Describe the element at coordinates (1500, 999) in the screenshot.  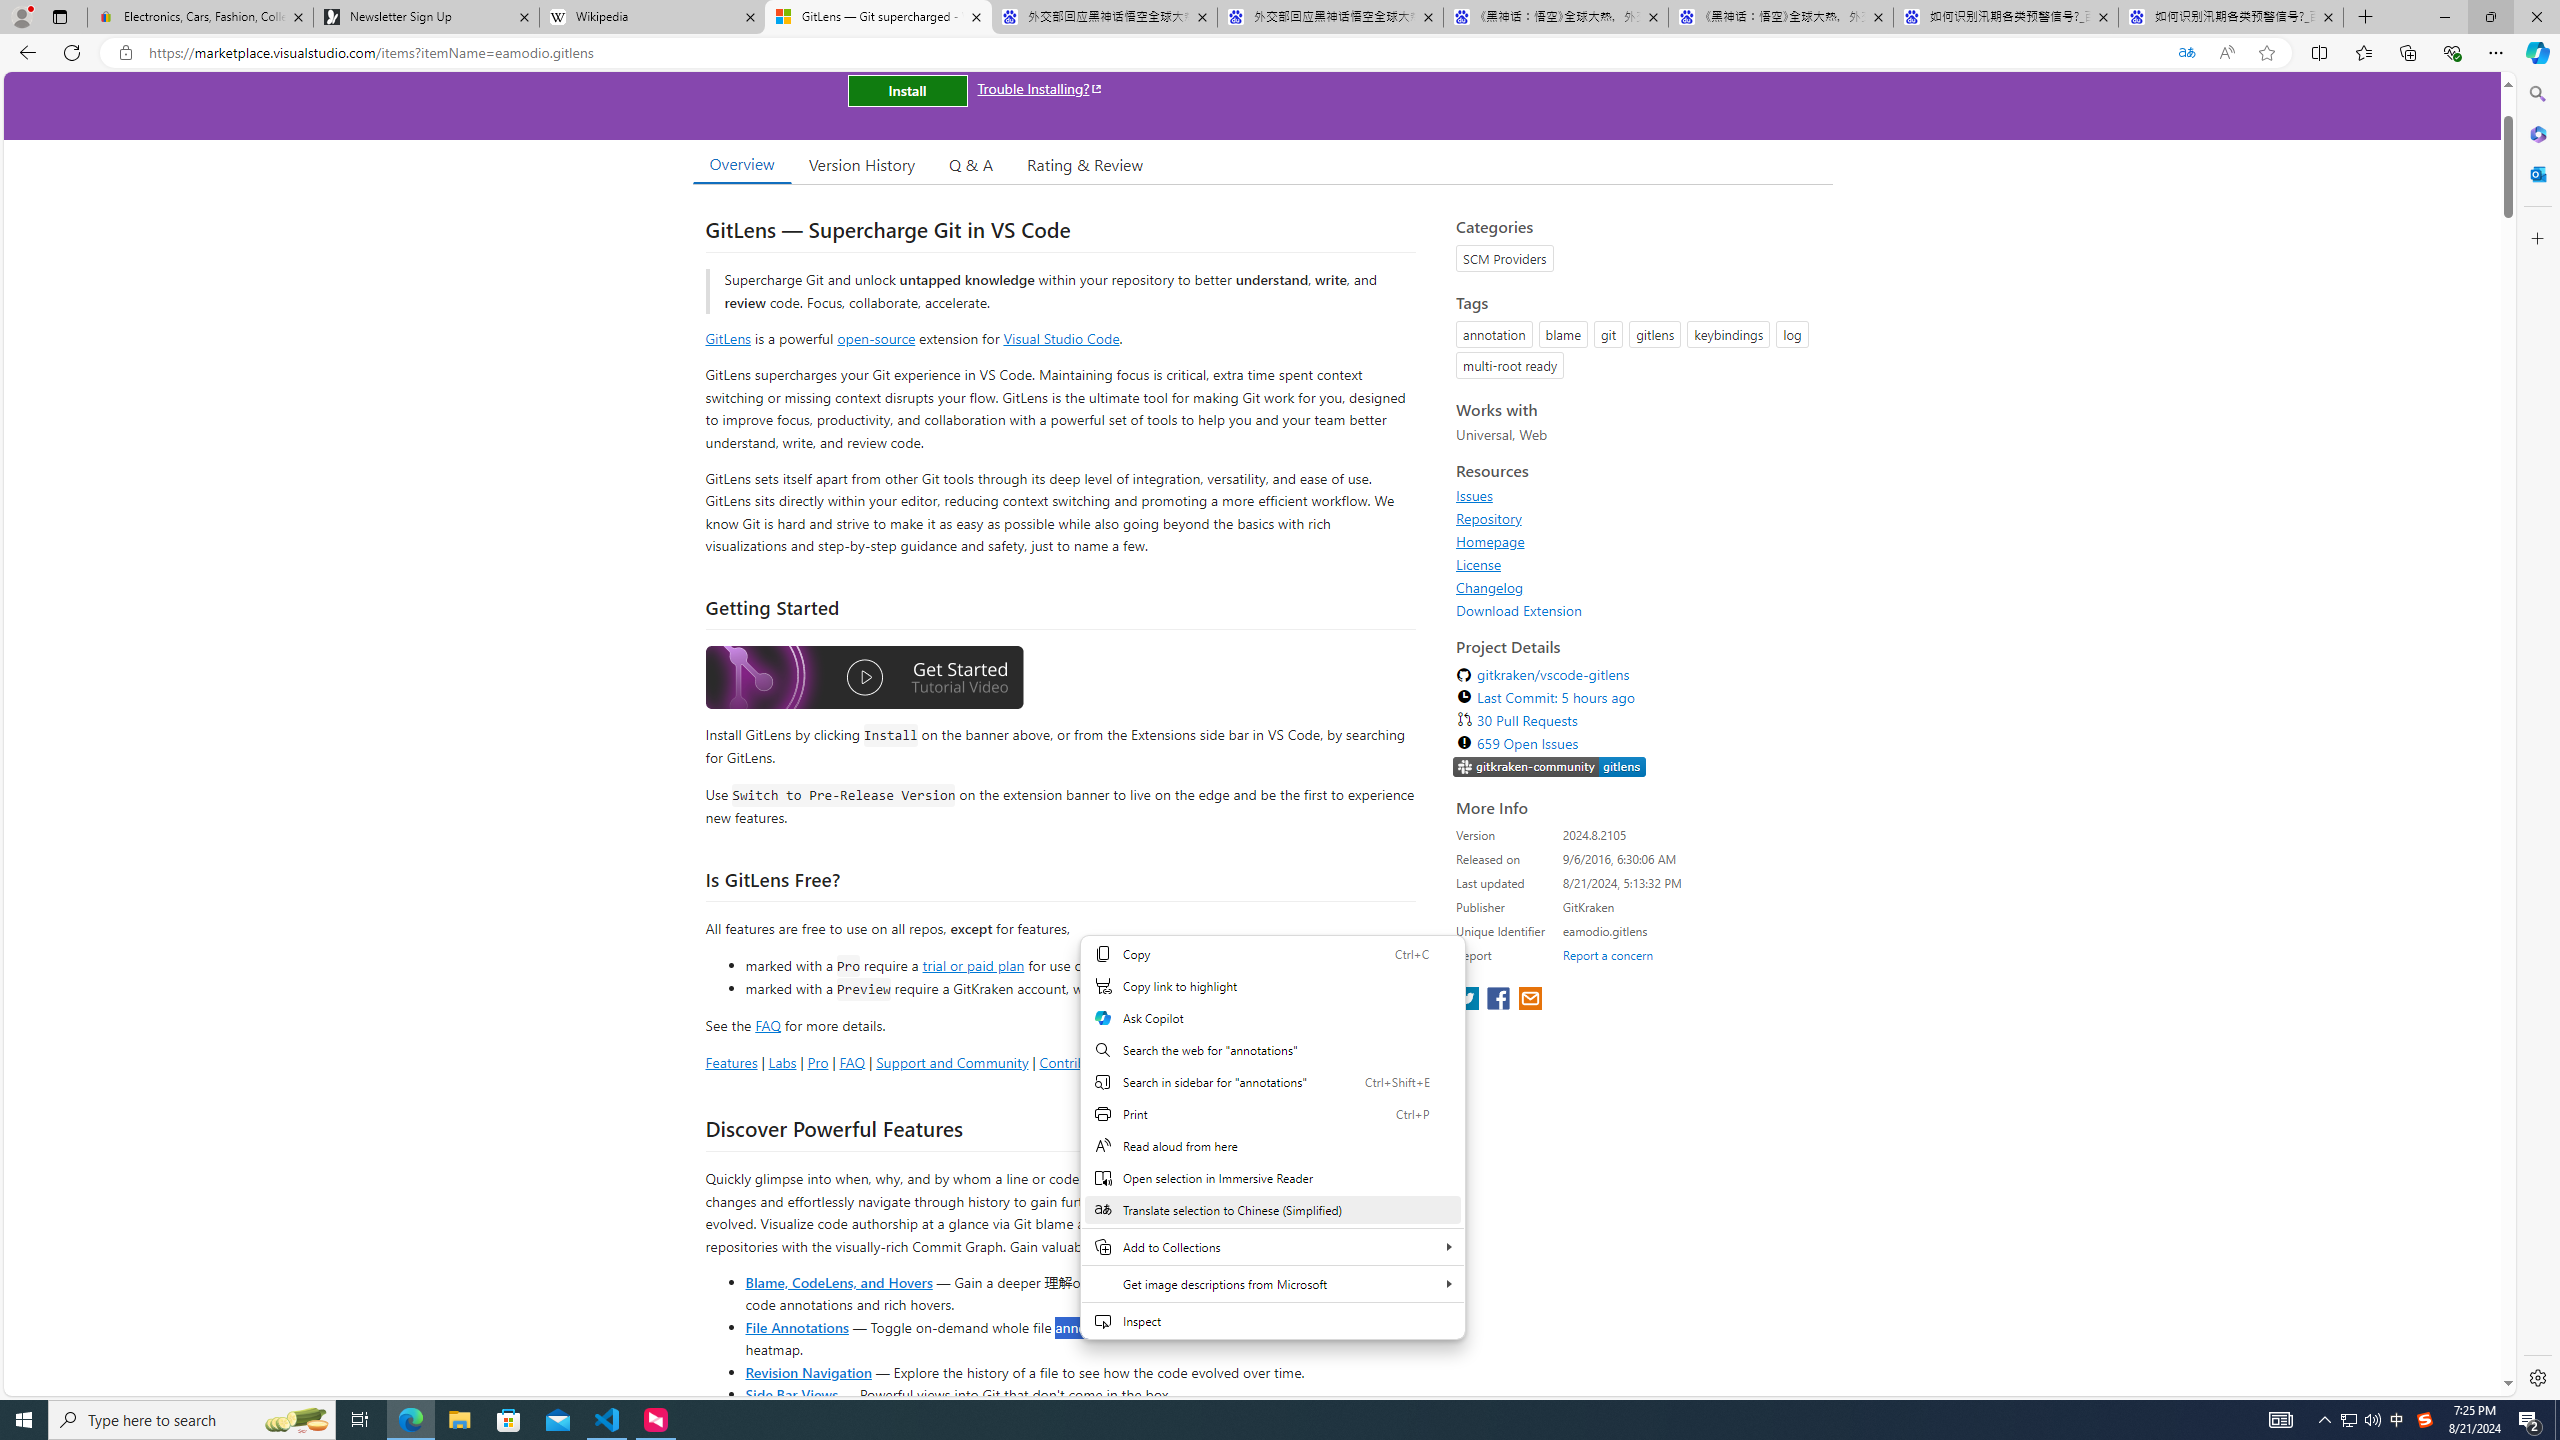
I see `'share extension on facebook'` at that location.